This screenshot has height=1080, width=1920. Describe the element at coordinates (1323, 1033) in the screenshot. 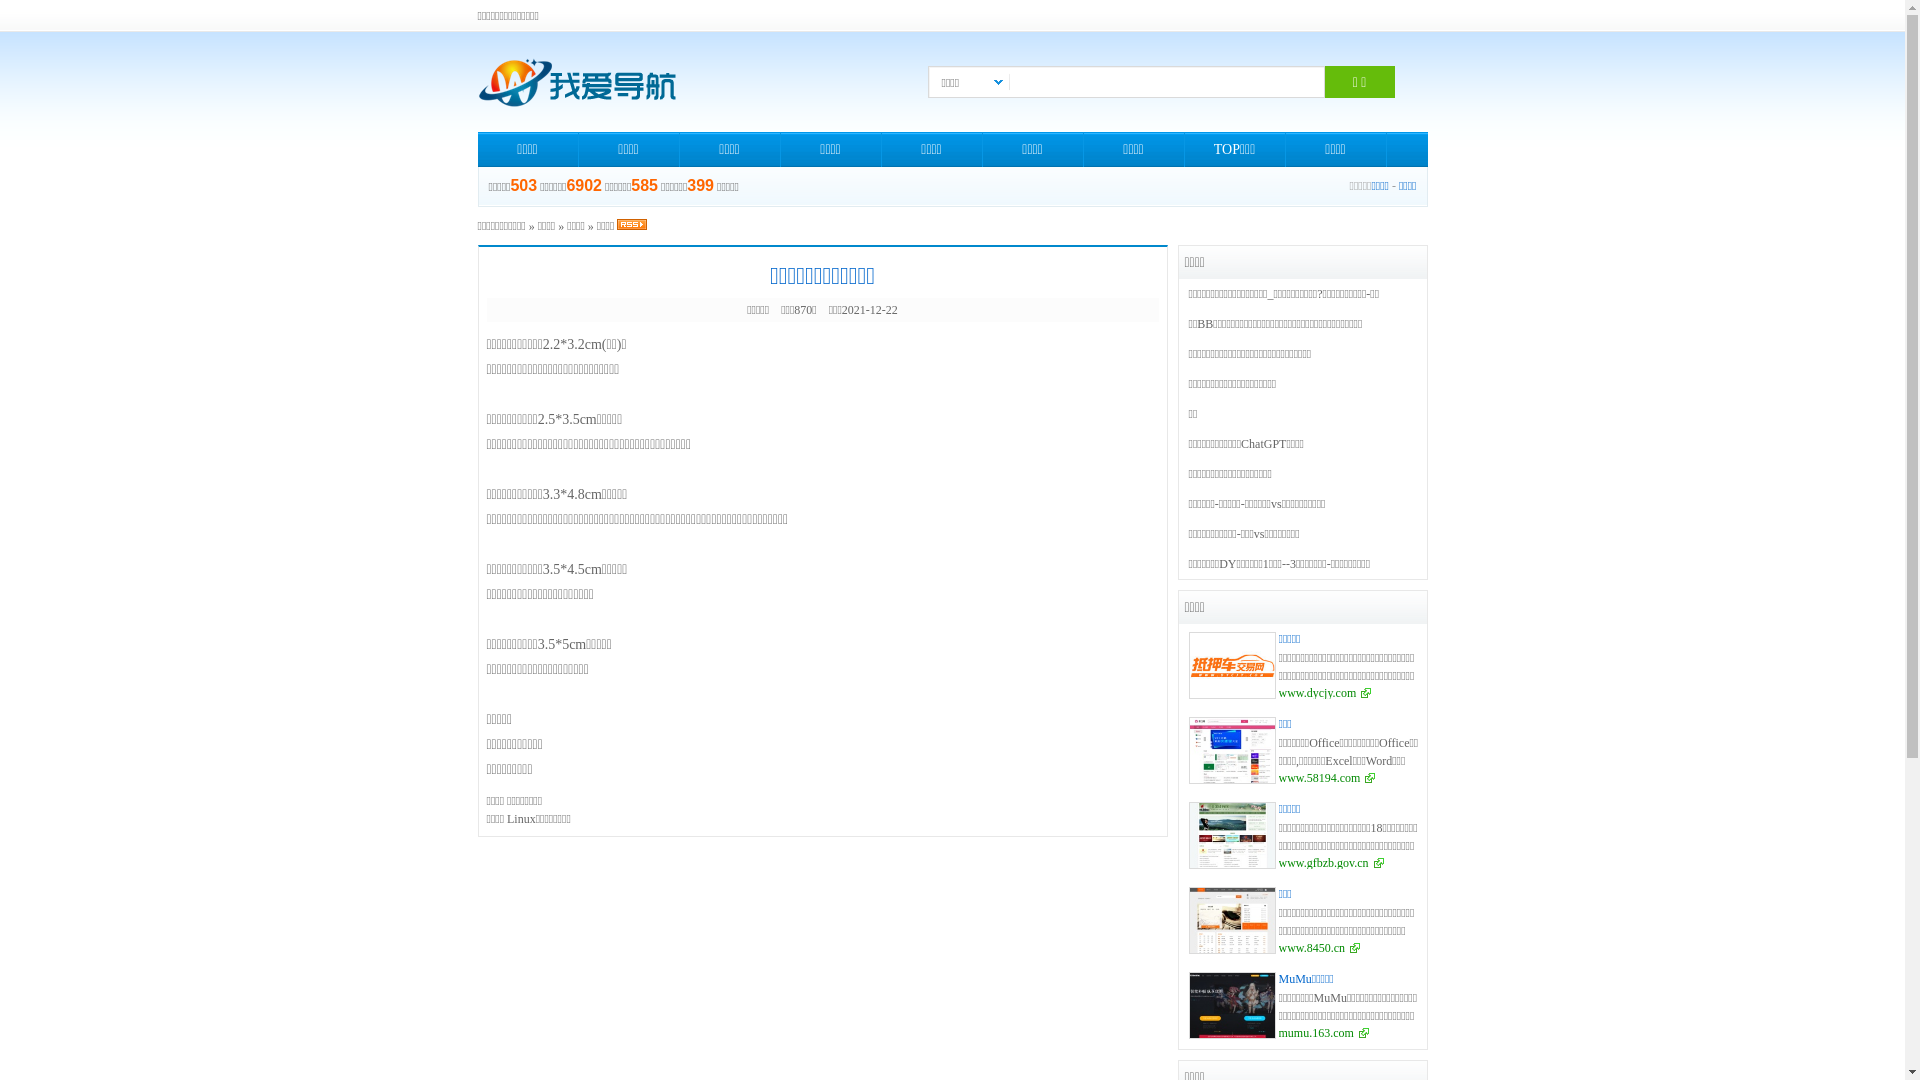

I see `'mumu.163.com'` at that location.